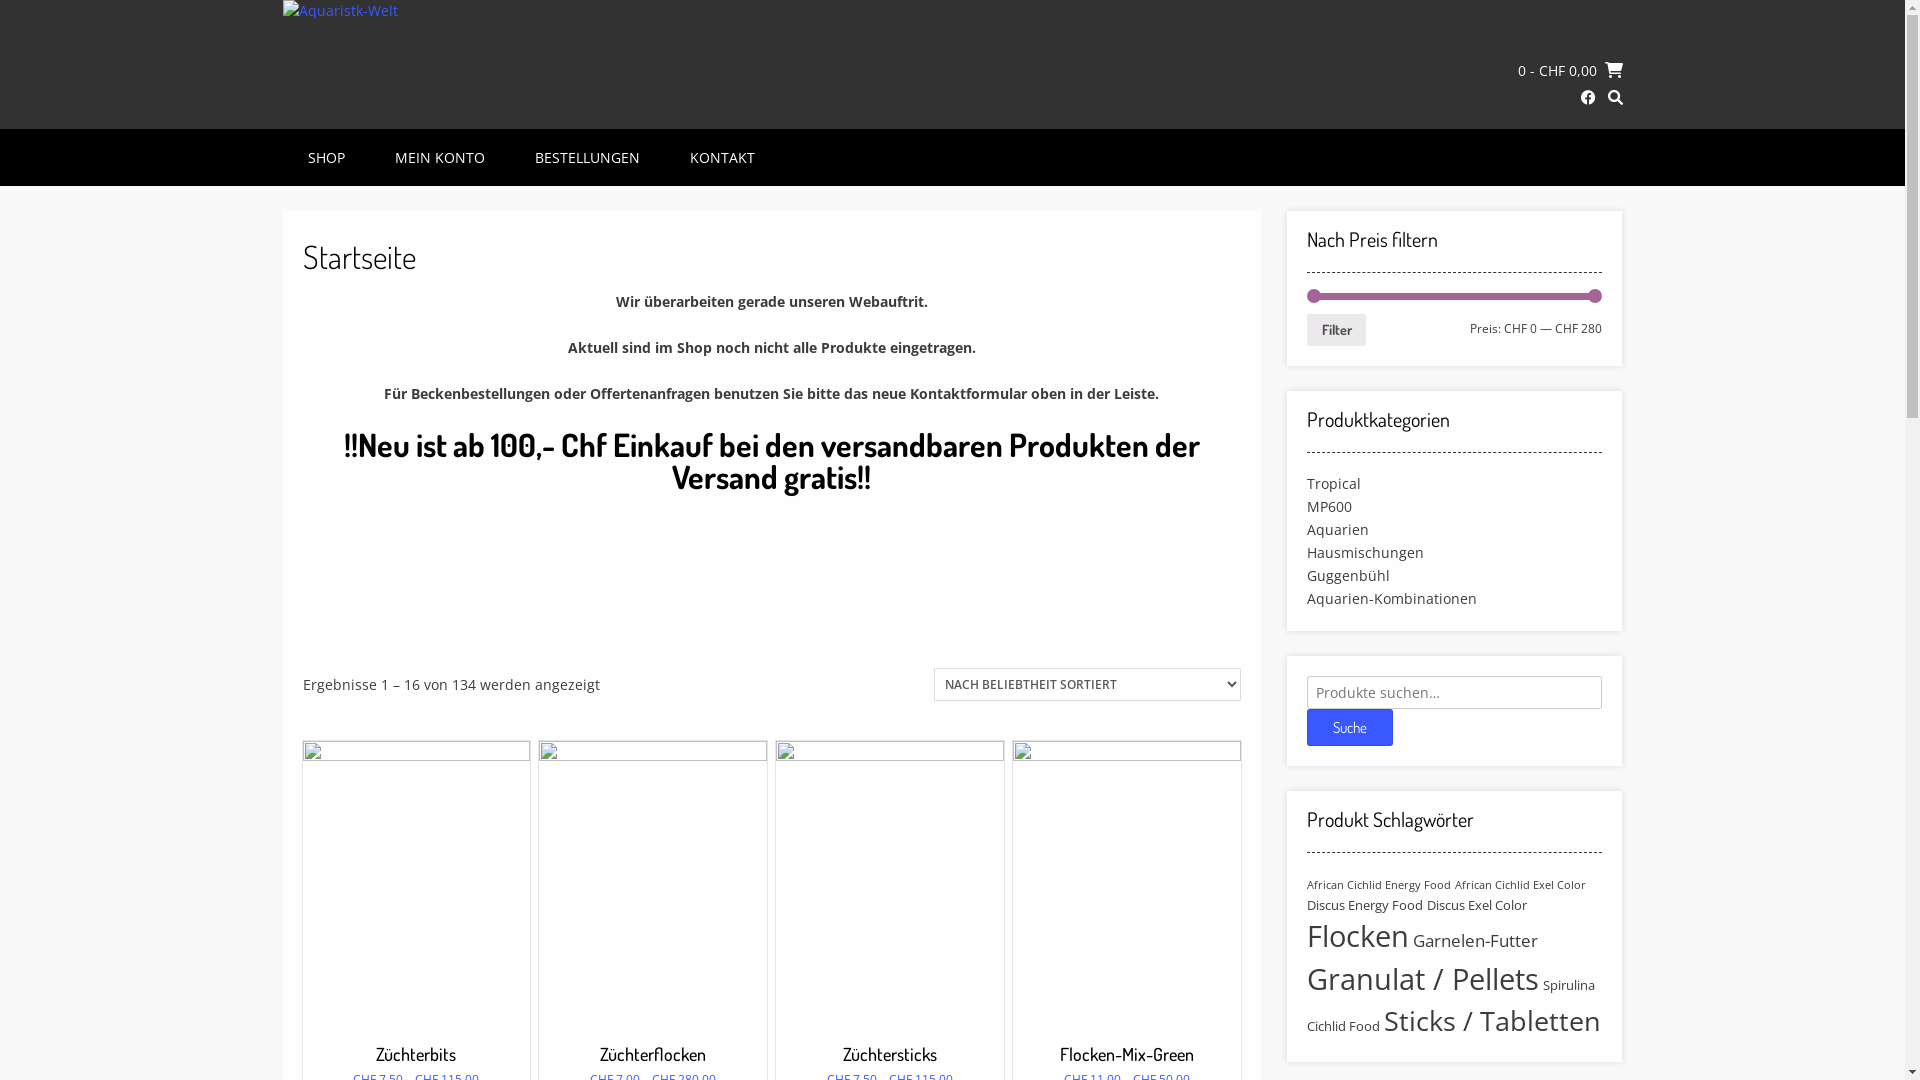 The image size is (1920, 1080). What do you see at coordinates (1425, 905) in the screenshot?
I see `'Discus Exel Color'` at bounding box center [1425, 905].